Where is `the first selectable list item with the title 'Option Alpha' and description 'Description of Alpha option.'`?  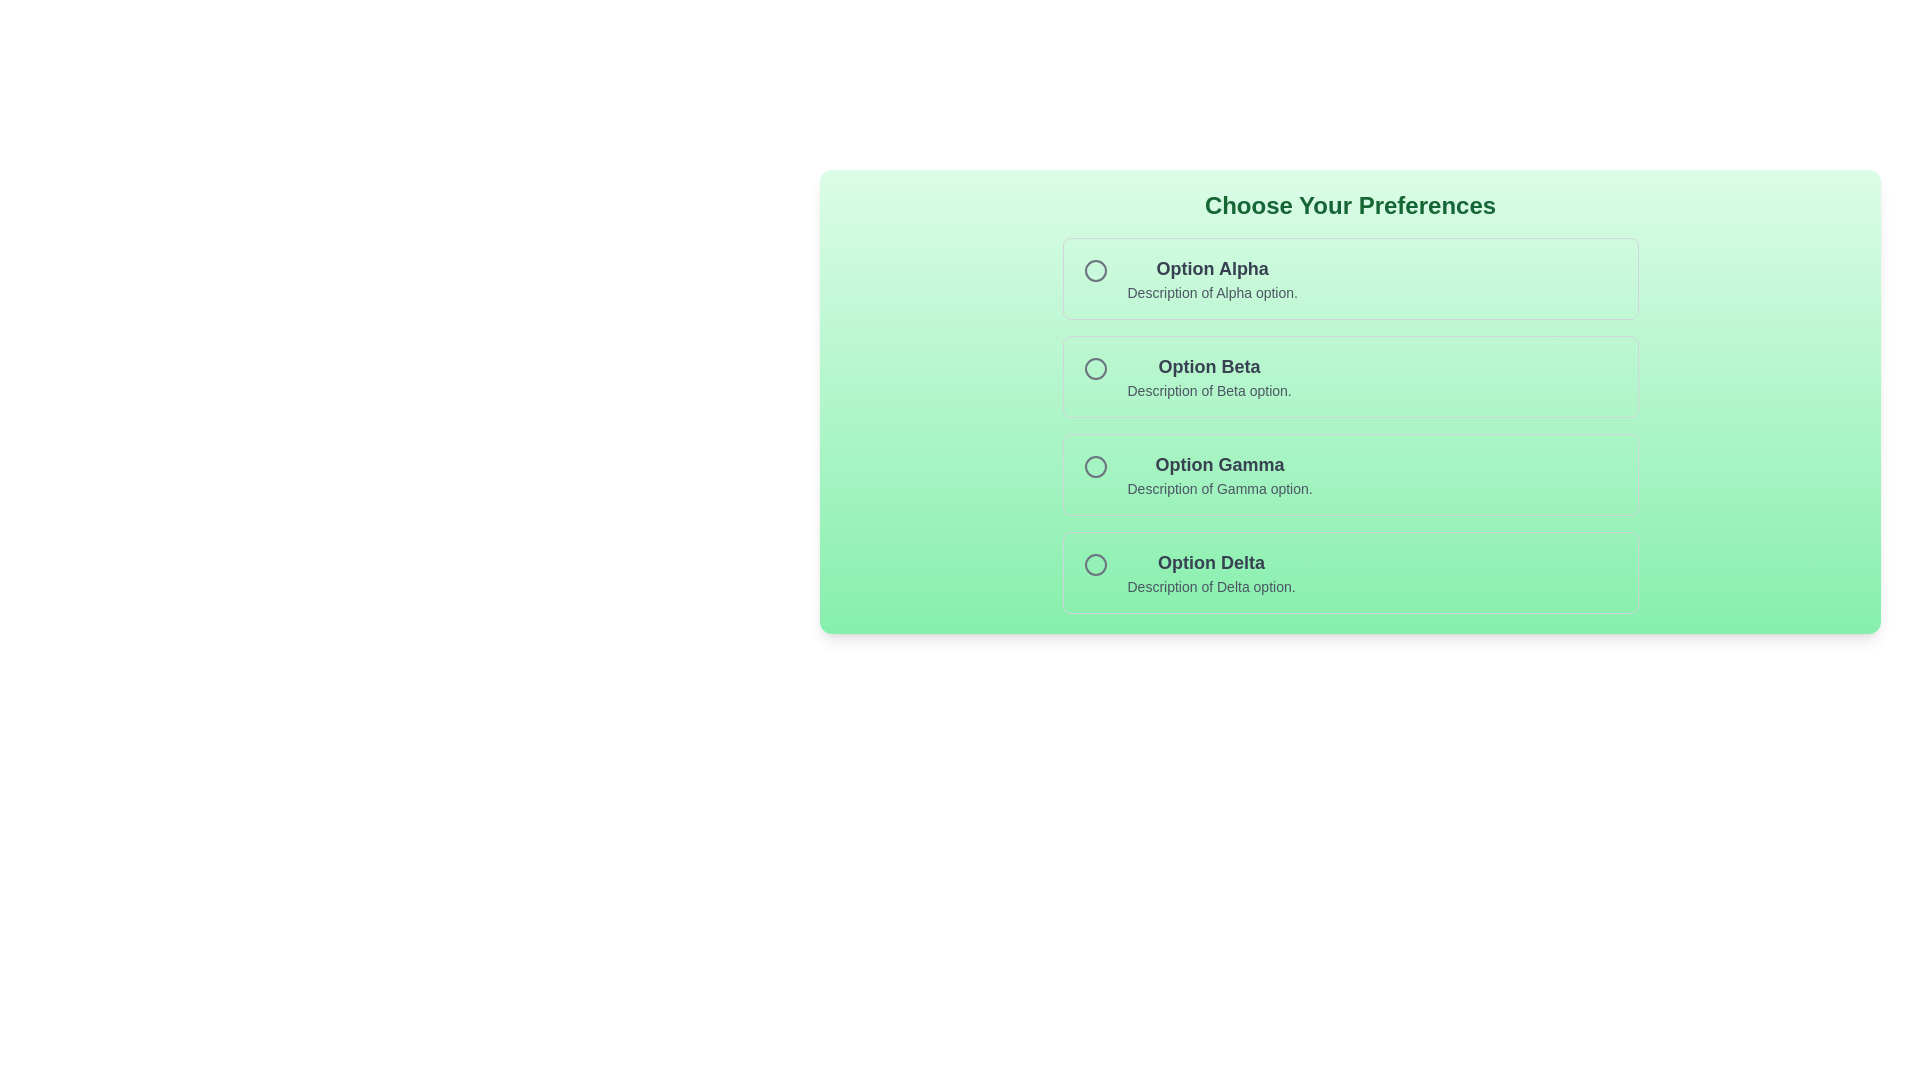
the first selectable list item with the title 'Option Alpha' and description 'Description of Alpha option.' is located at coordinates (1349, 278).